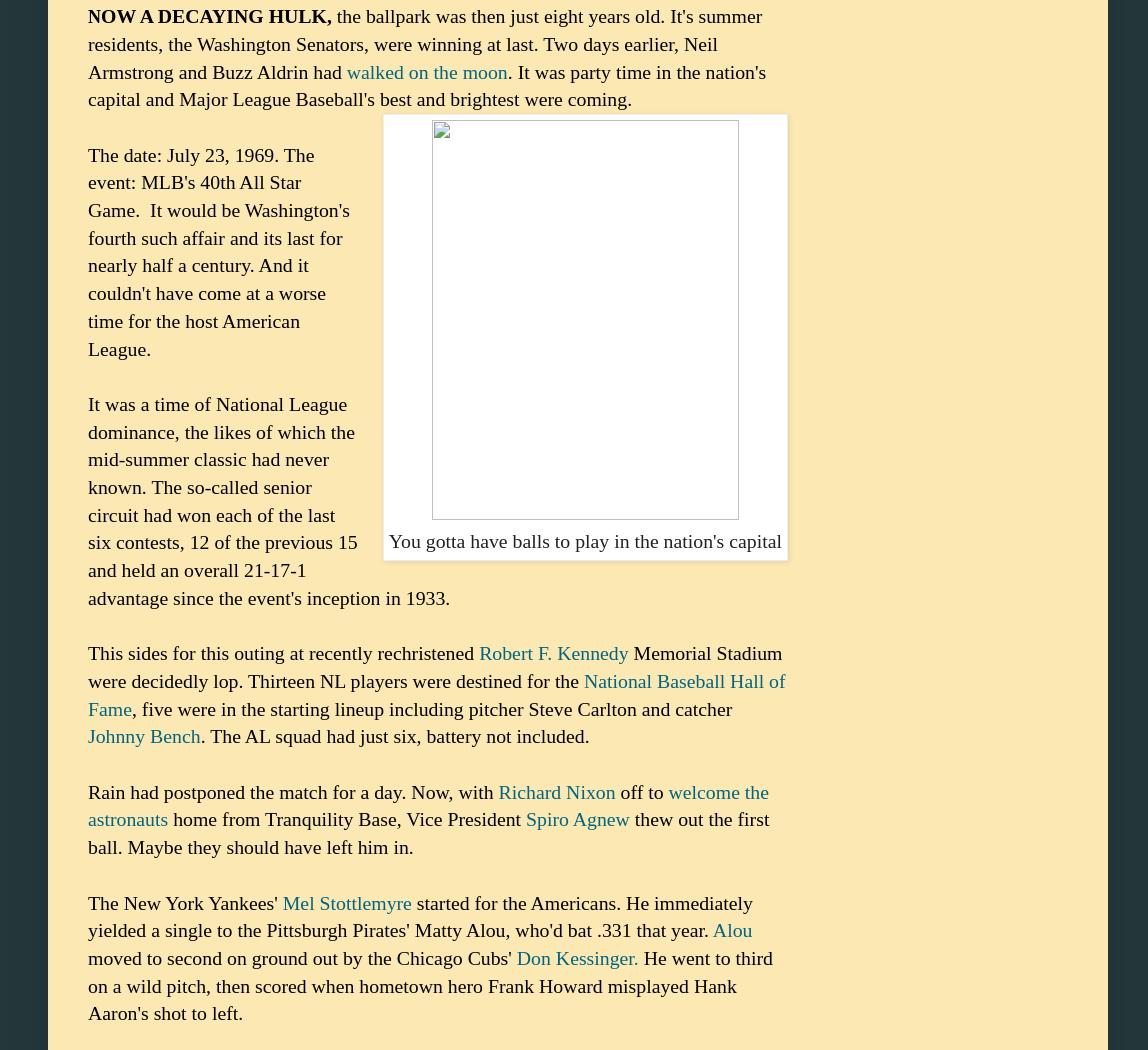 The image size is (1148, 1050). What do you see at coordinates (93, 17) in the screenshot?
I see `'N'` at bounding box center [93, 17].